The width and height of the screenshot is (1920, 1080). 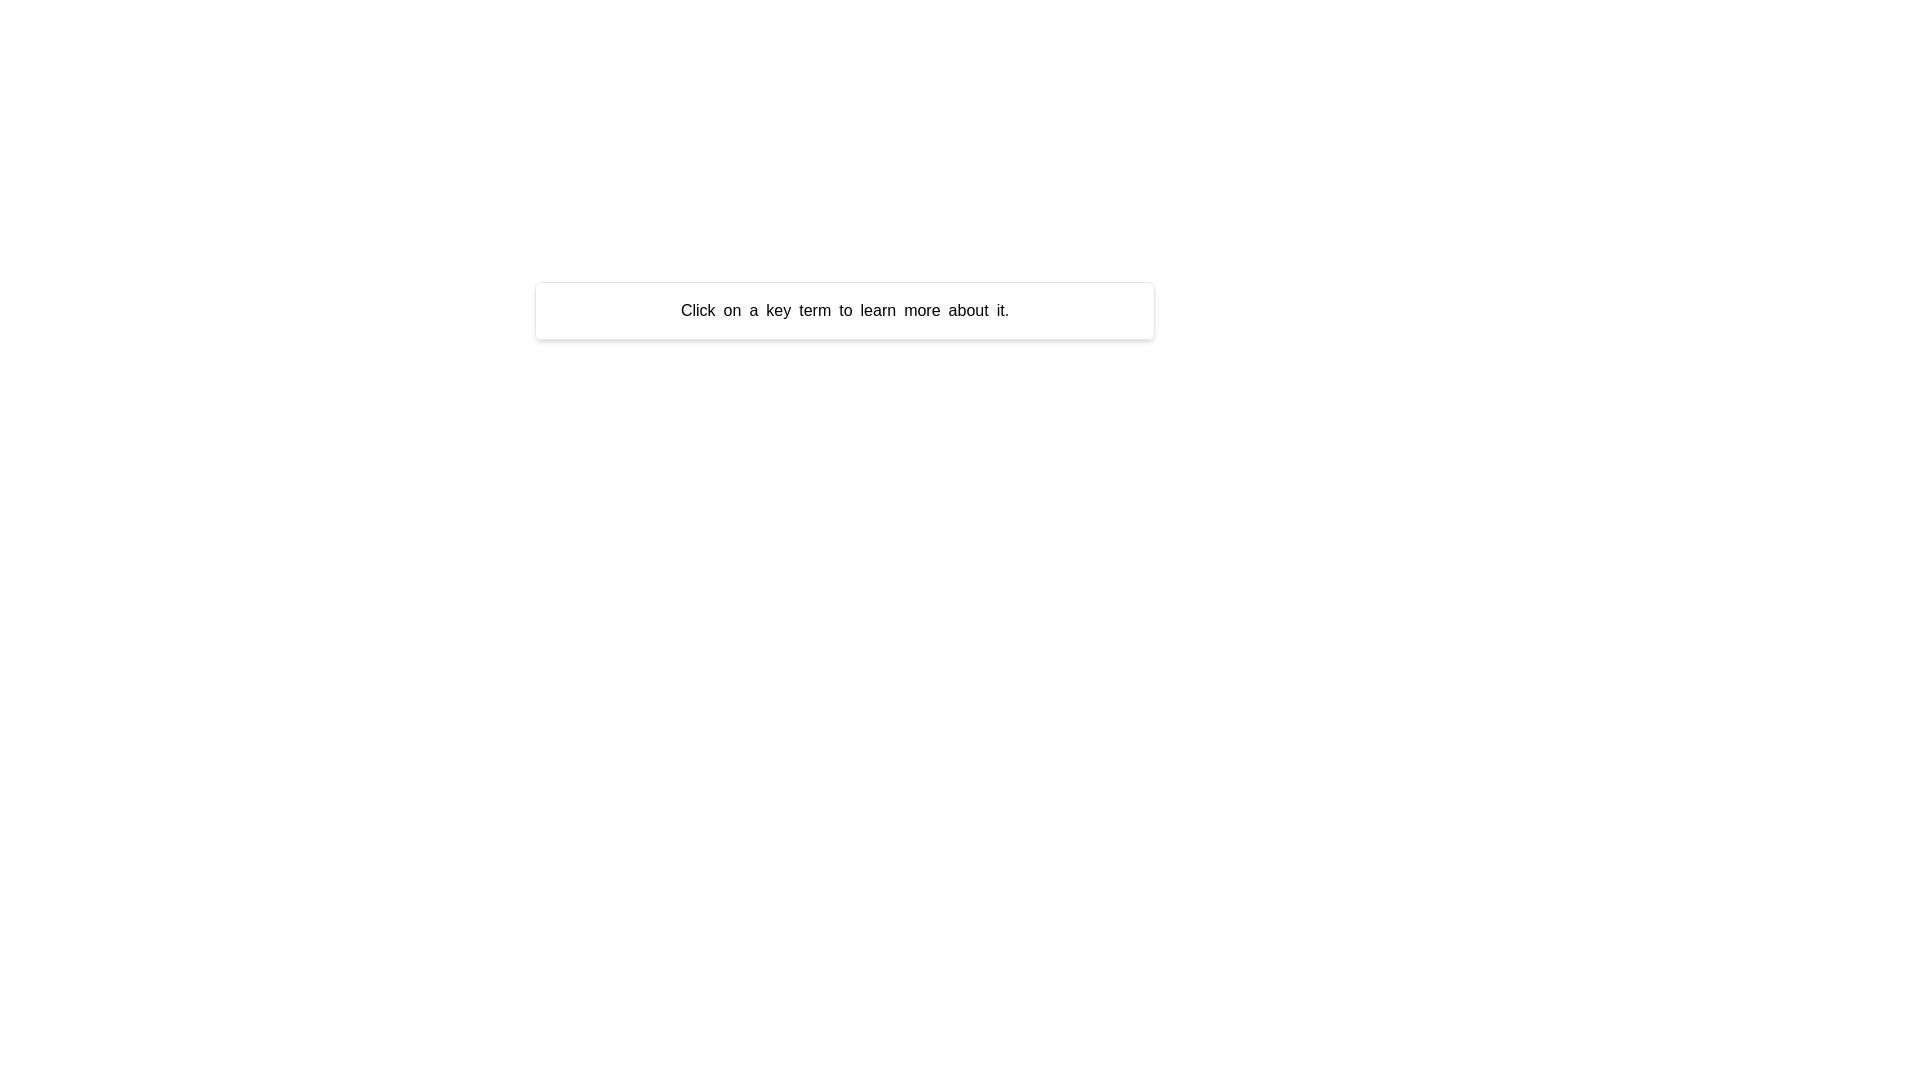 What do you see at coordinates (698, 310) in the screenshot?
I see `the text element that says 'Click', which is the first word in the sentence 'Click on a key term to learn more about it.', styled with a black font on a white background` at bounding box center [698, 310].